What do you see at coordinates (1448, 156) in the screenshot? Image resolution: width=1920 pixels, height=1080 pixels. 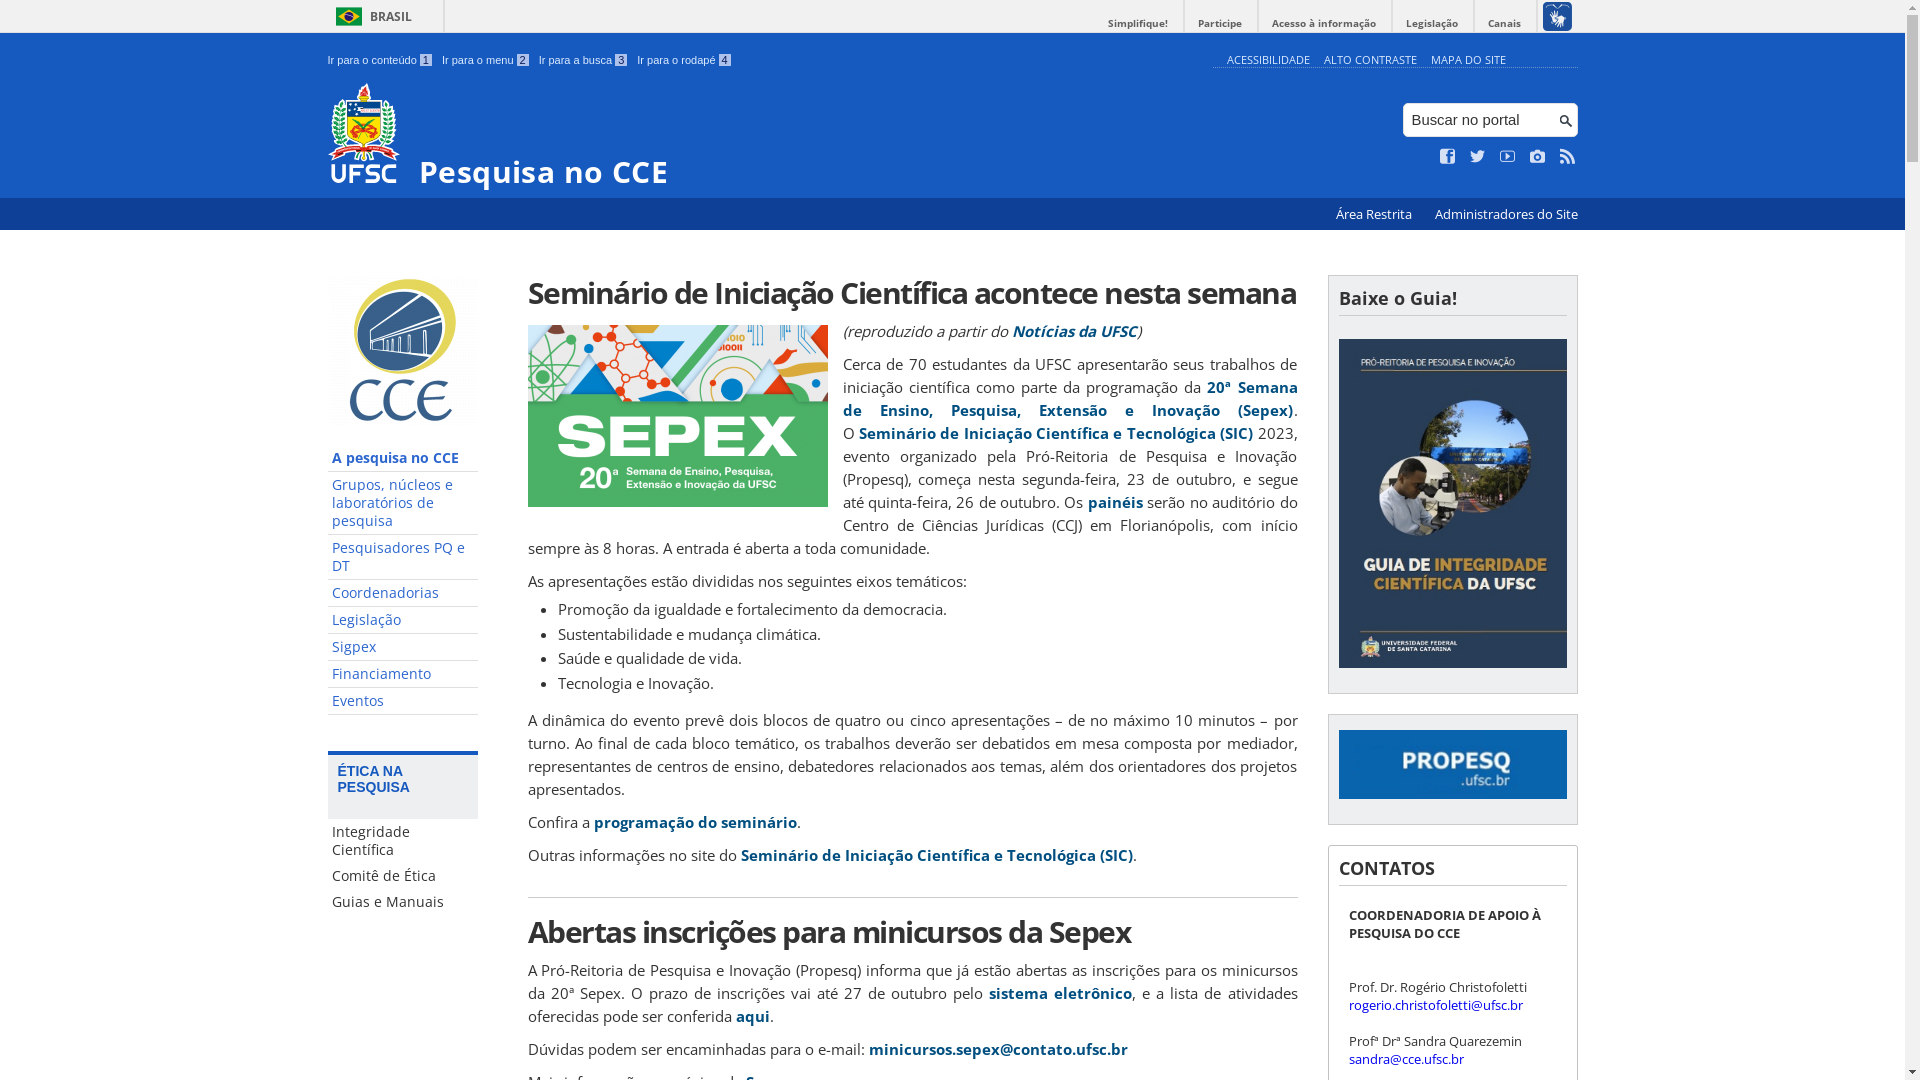 I see `'Curta no Facebook'` at bounding box center [1448, 156].